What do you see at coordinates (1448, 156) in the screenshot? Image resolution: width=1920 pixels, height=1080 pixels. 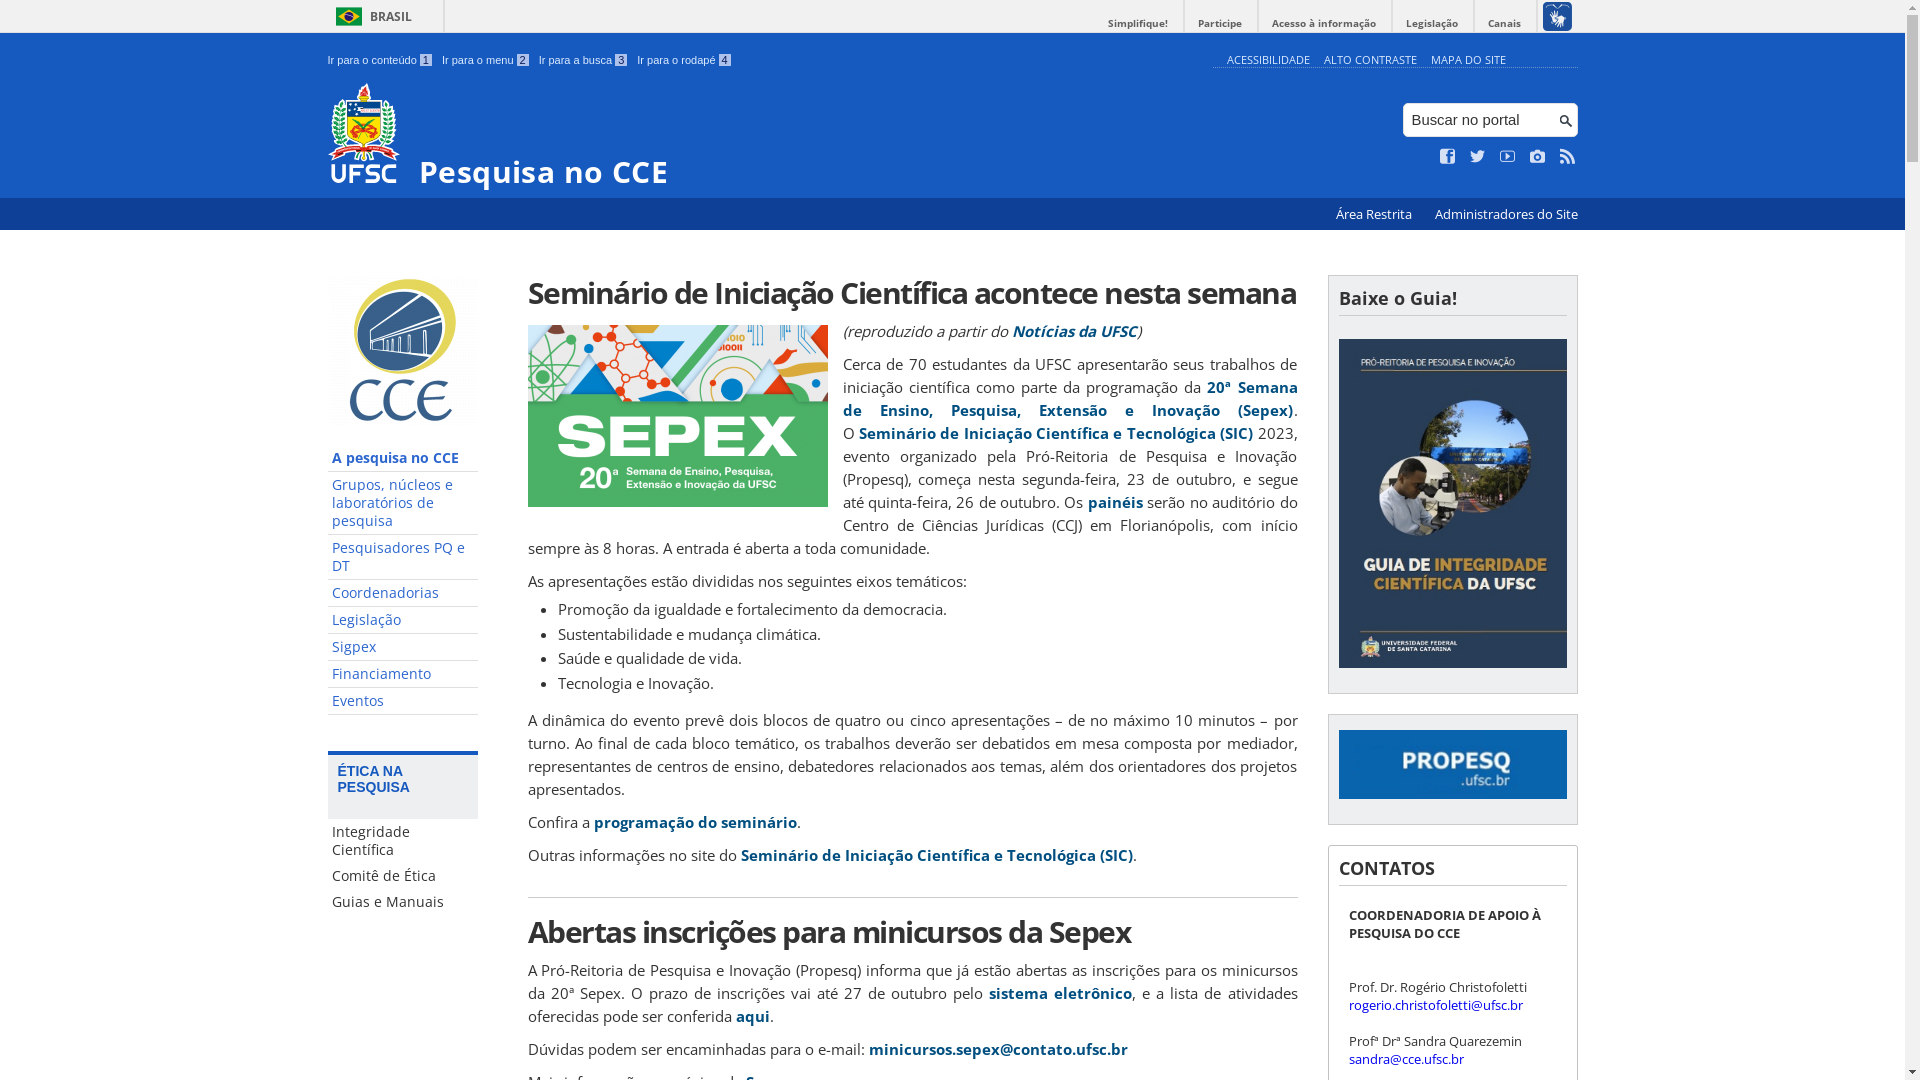 I see `'Curta no Facebook'` at bounding box center [1448, 156].